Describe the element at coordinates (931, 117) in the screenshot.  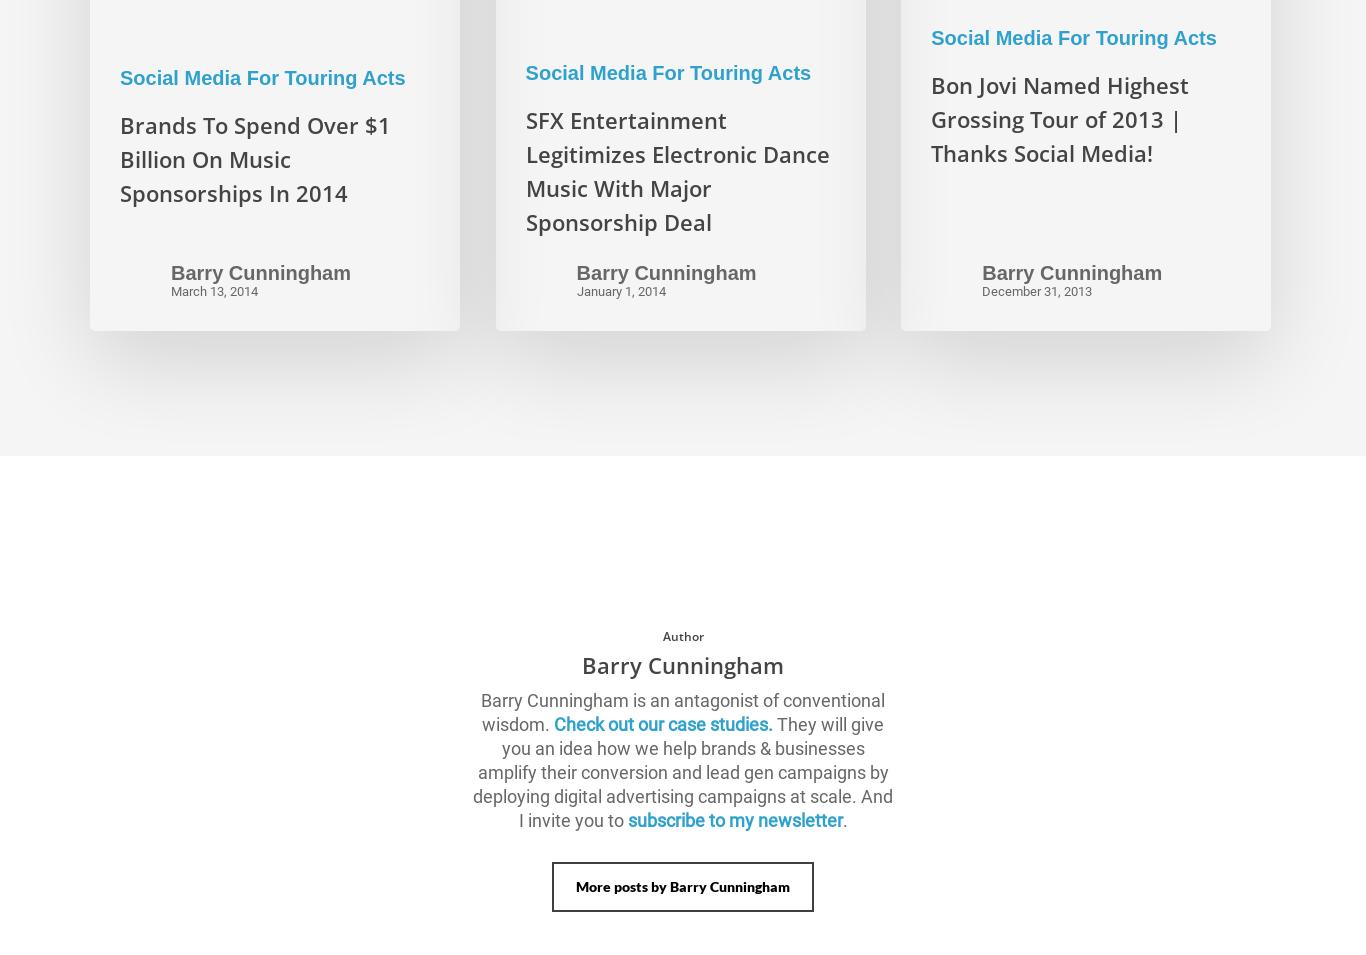
I see `'Bon Jovi Named Highest Grossing Tour of 2013 | Thanks Social Media!'` at that location.